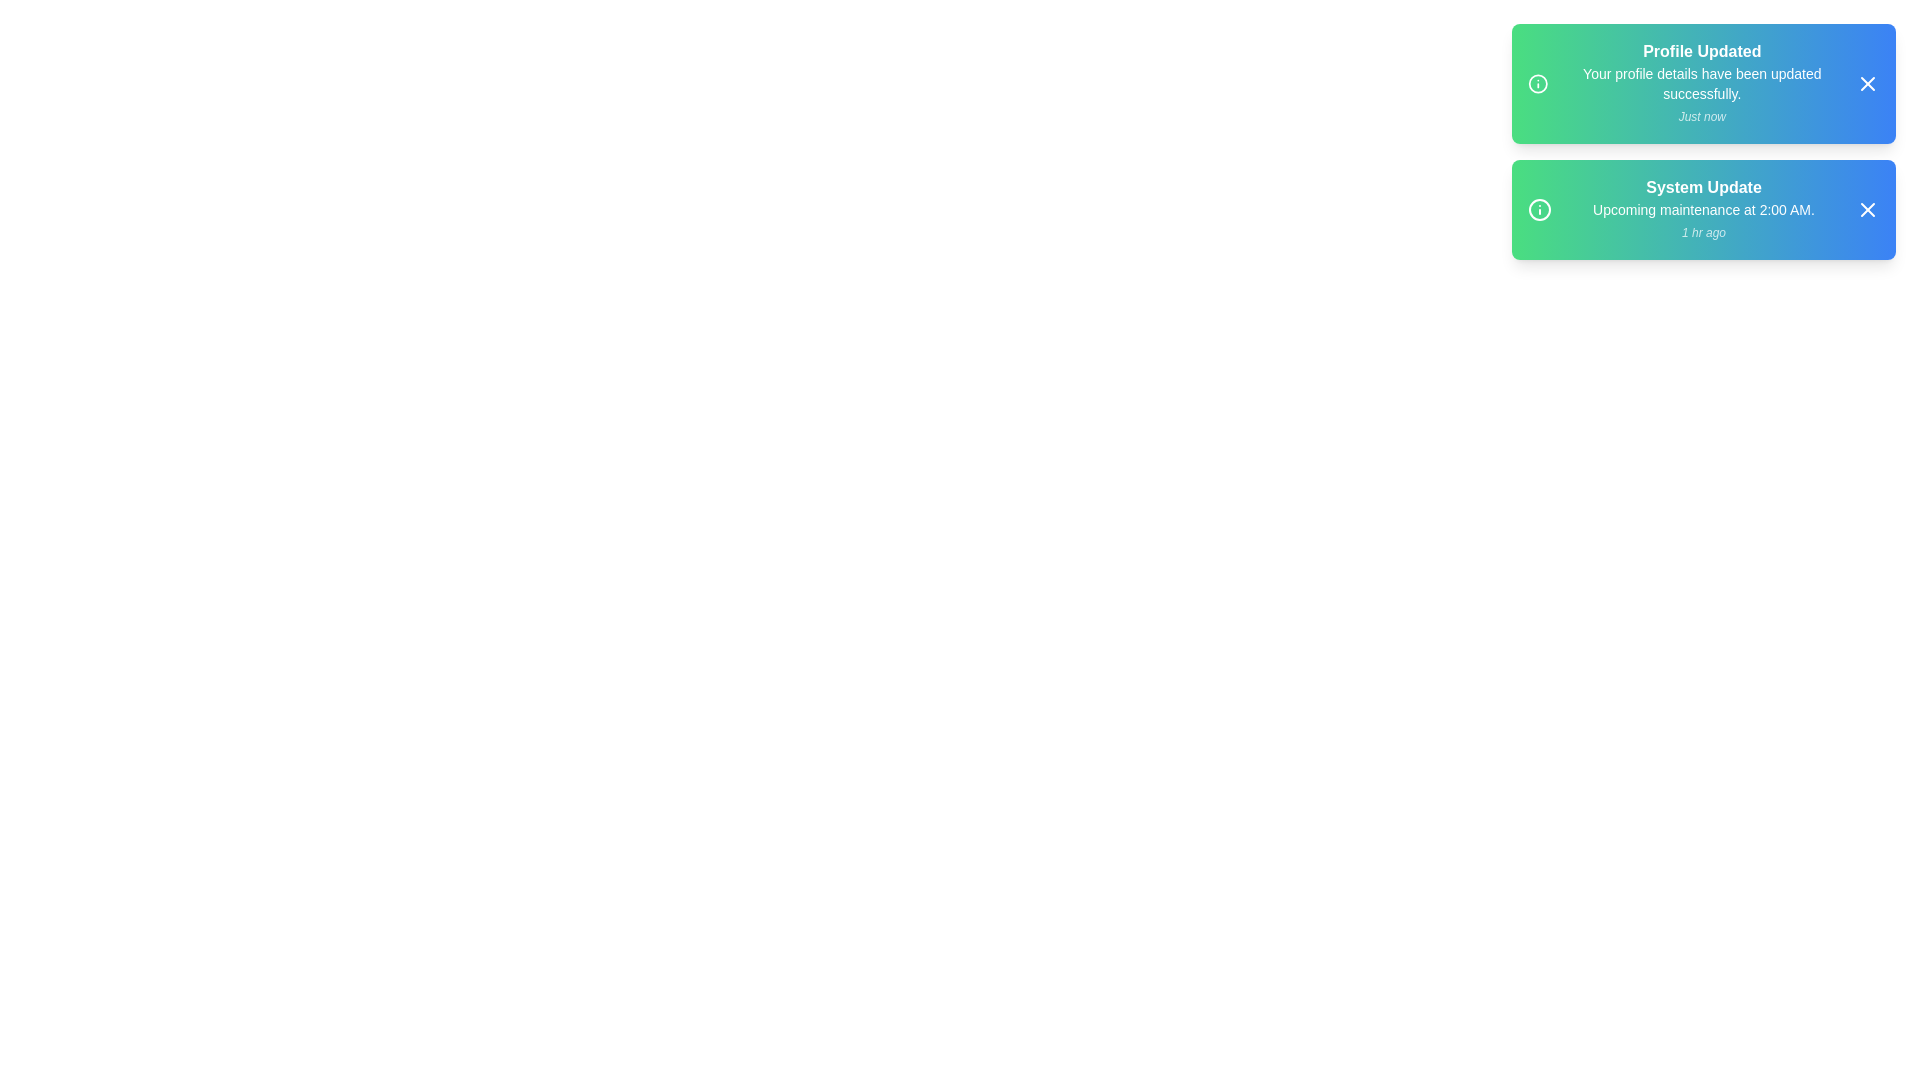 Image resolution: width=1920 pixels, height=1080 pixels. What do you see at coordinates (1866, 209) in the screenshot?
I see `the close button of the notification with title System Update` at bounding box center [1866, 209].